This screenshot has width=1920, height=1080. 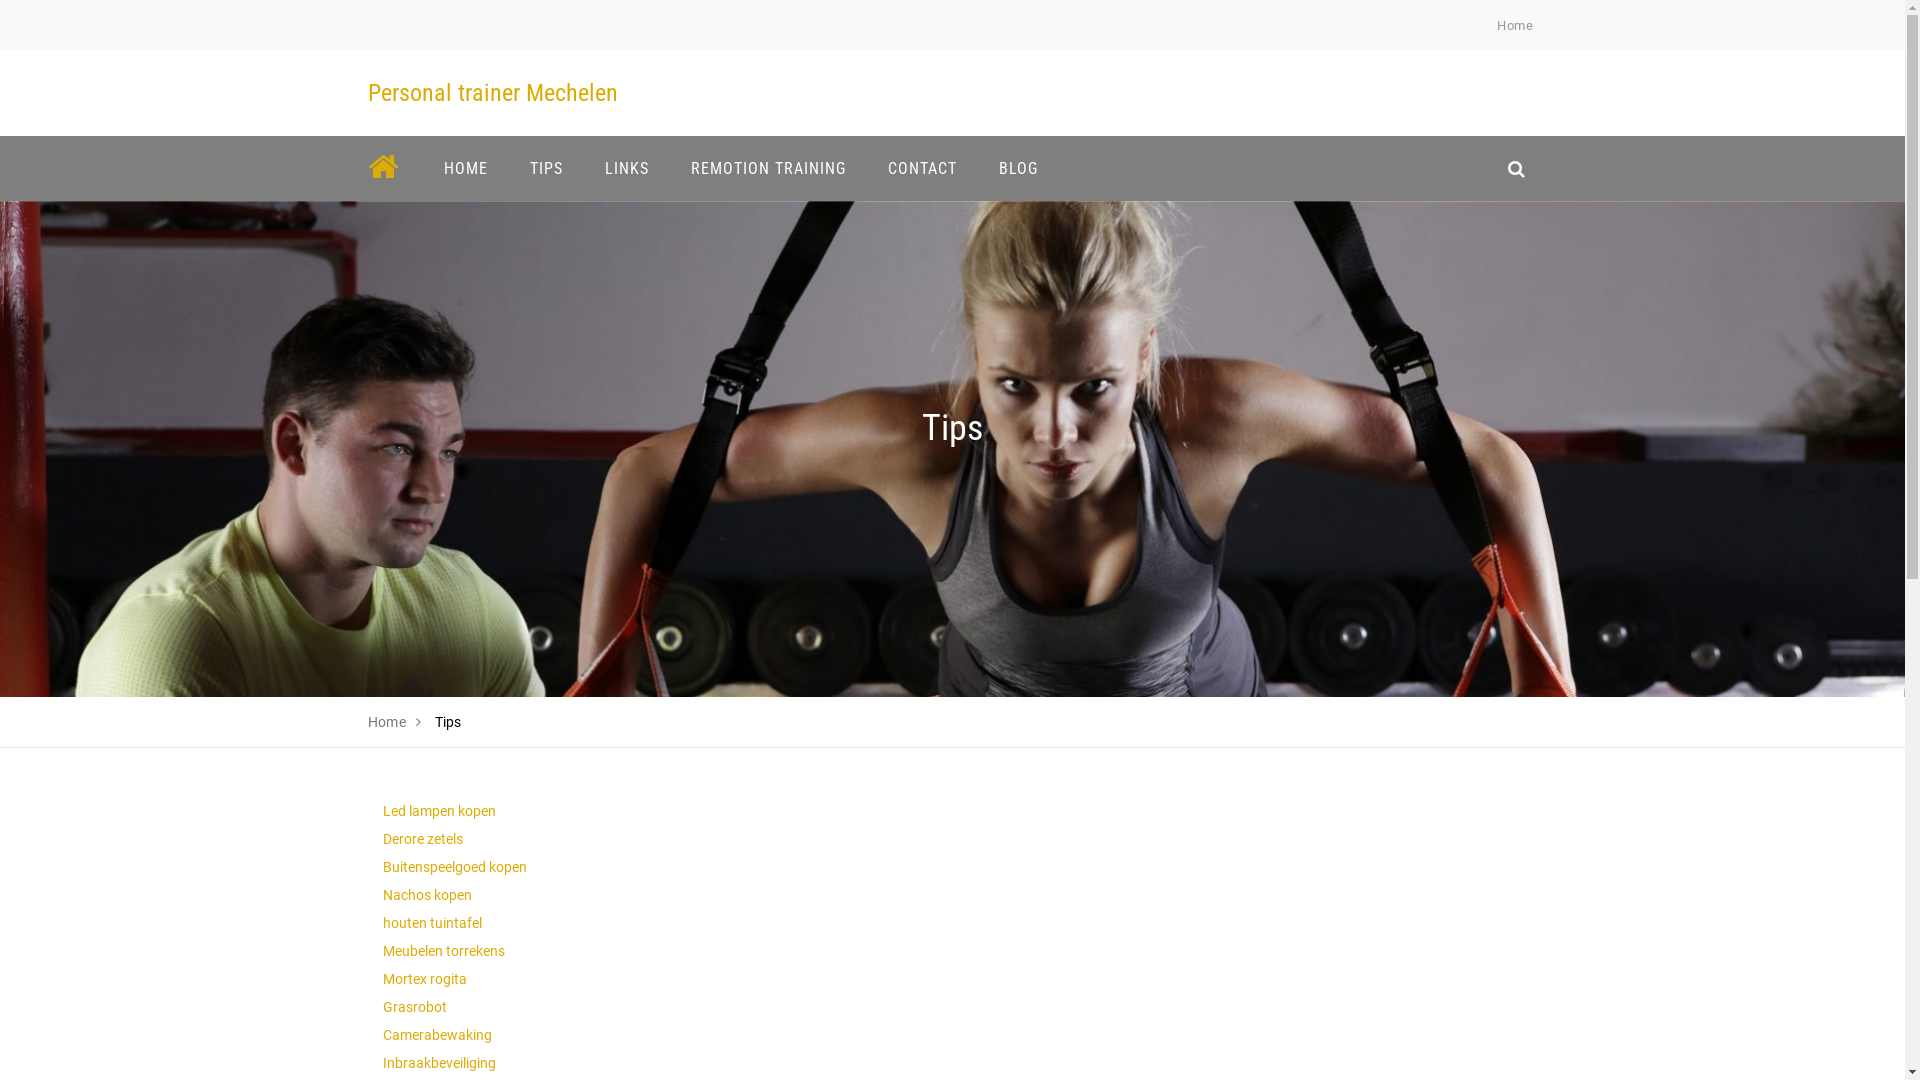 I want to click on 'REMOTION TRAINING', so click(x=767, y=167).